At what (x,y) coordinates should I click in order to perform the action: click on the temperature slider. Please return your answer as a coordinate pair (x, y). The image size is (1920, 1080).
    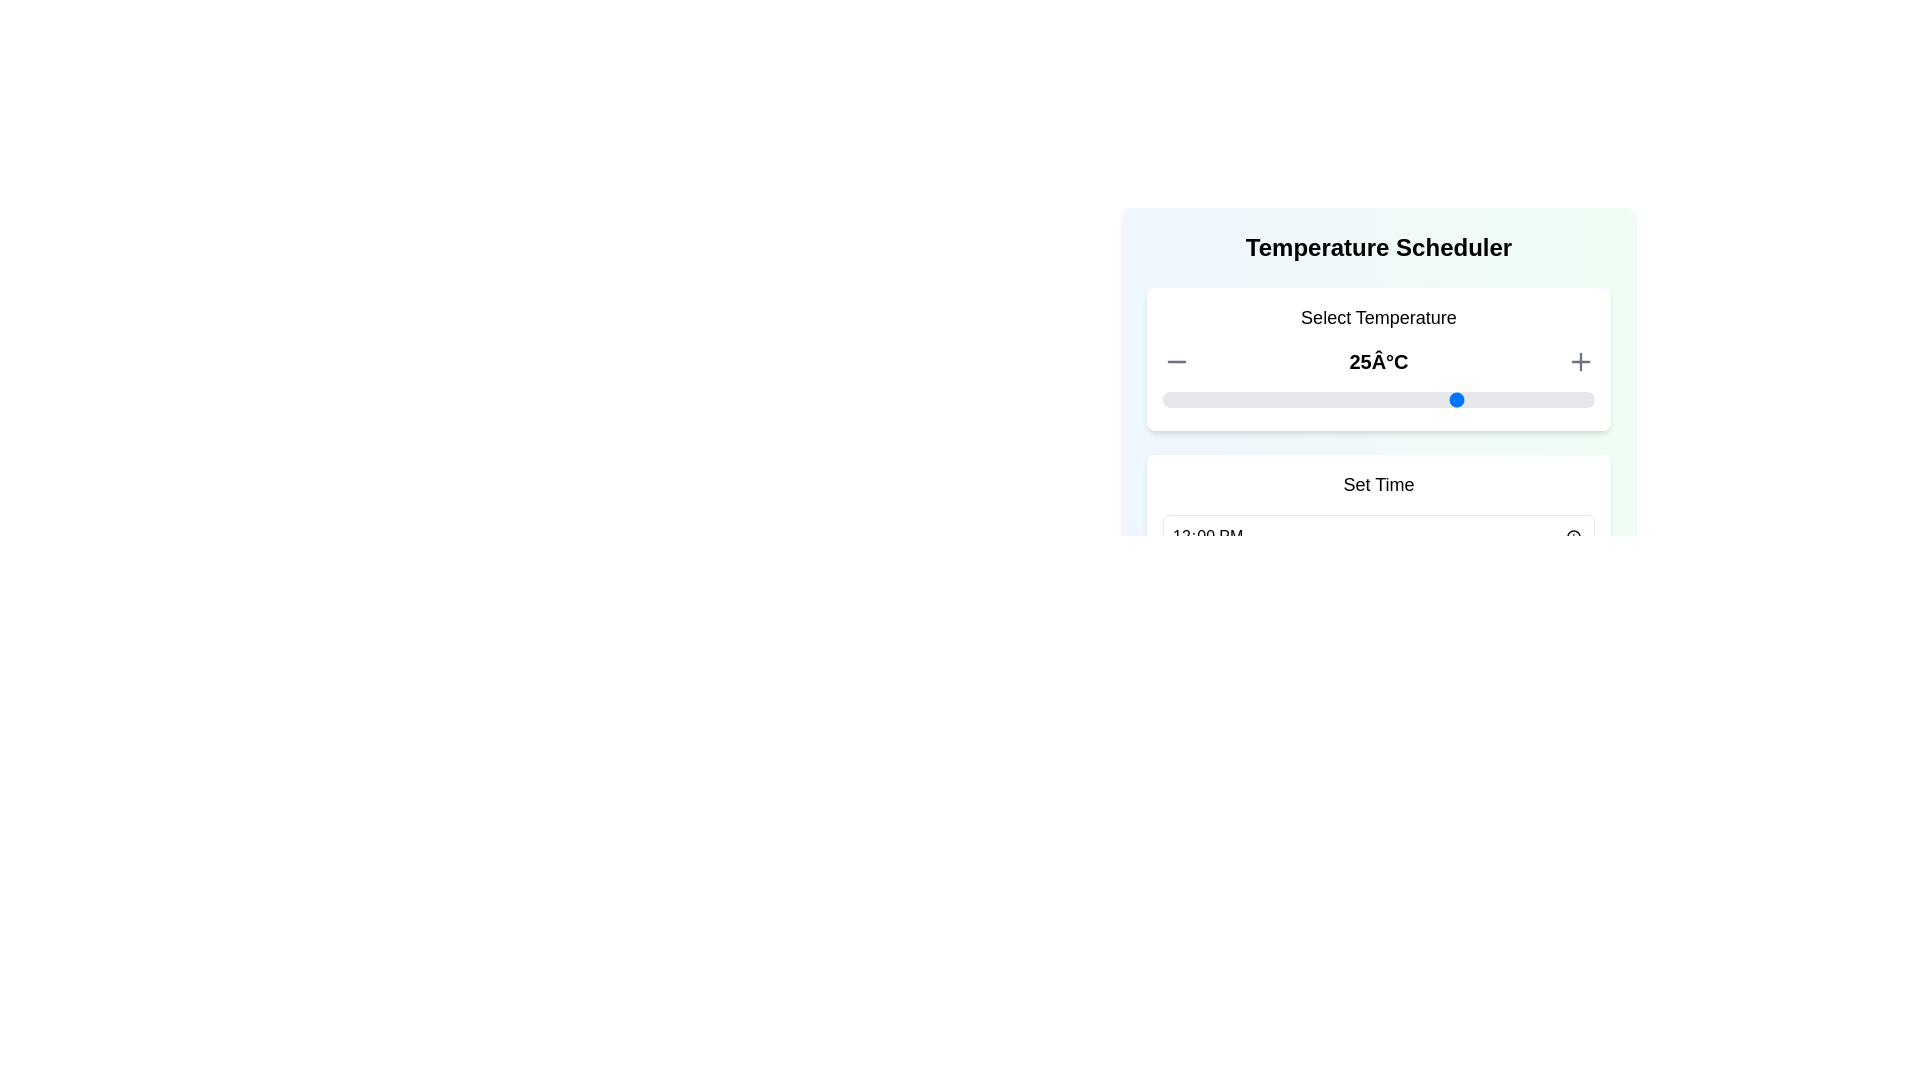
    Looking at the image, I should click on (1383, 400).